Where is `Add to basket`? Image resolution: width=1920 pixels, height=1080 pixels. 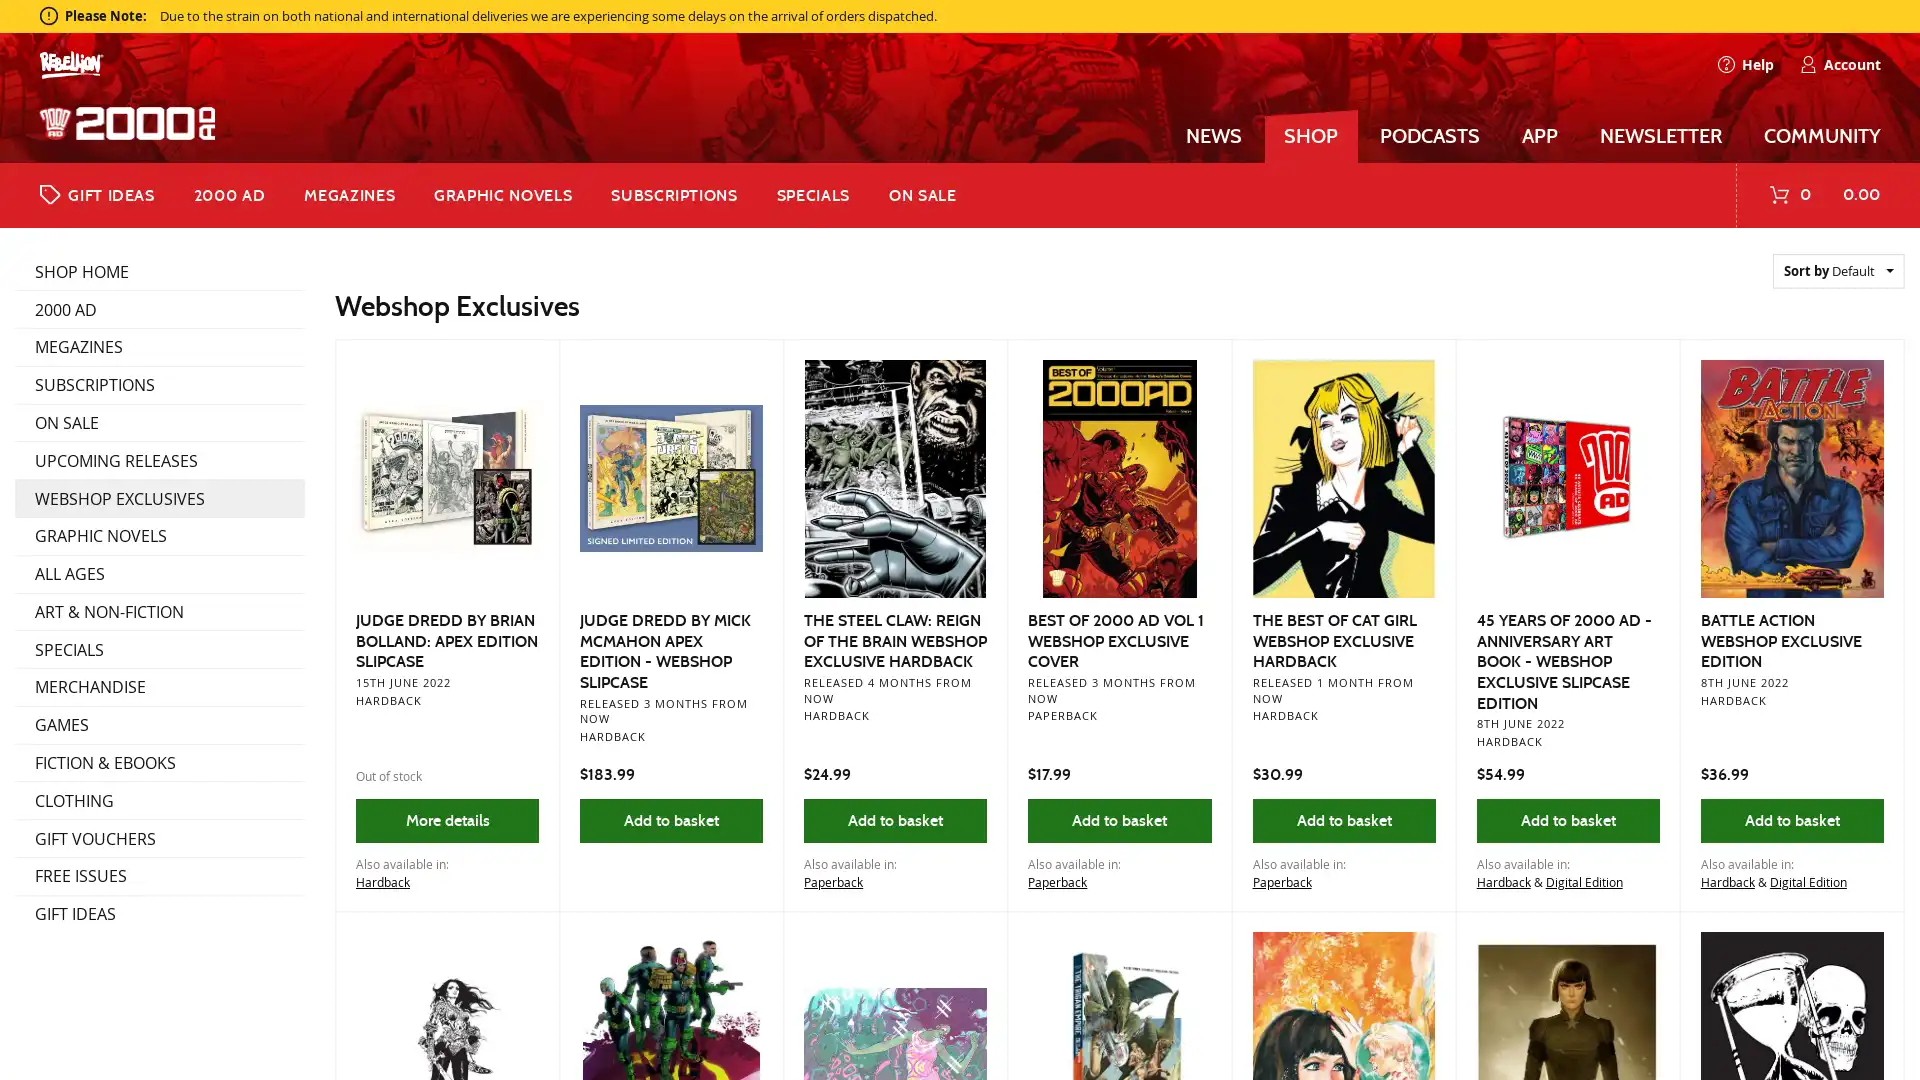
Add to basket is located at coordinates (1118, 820).